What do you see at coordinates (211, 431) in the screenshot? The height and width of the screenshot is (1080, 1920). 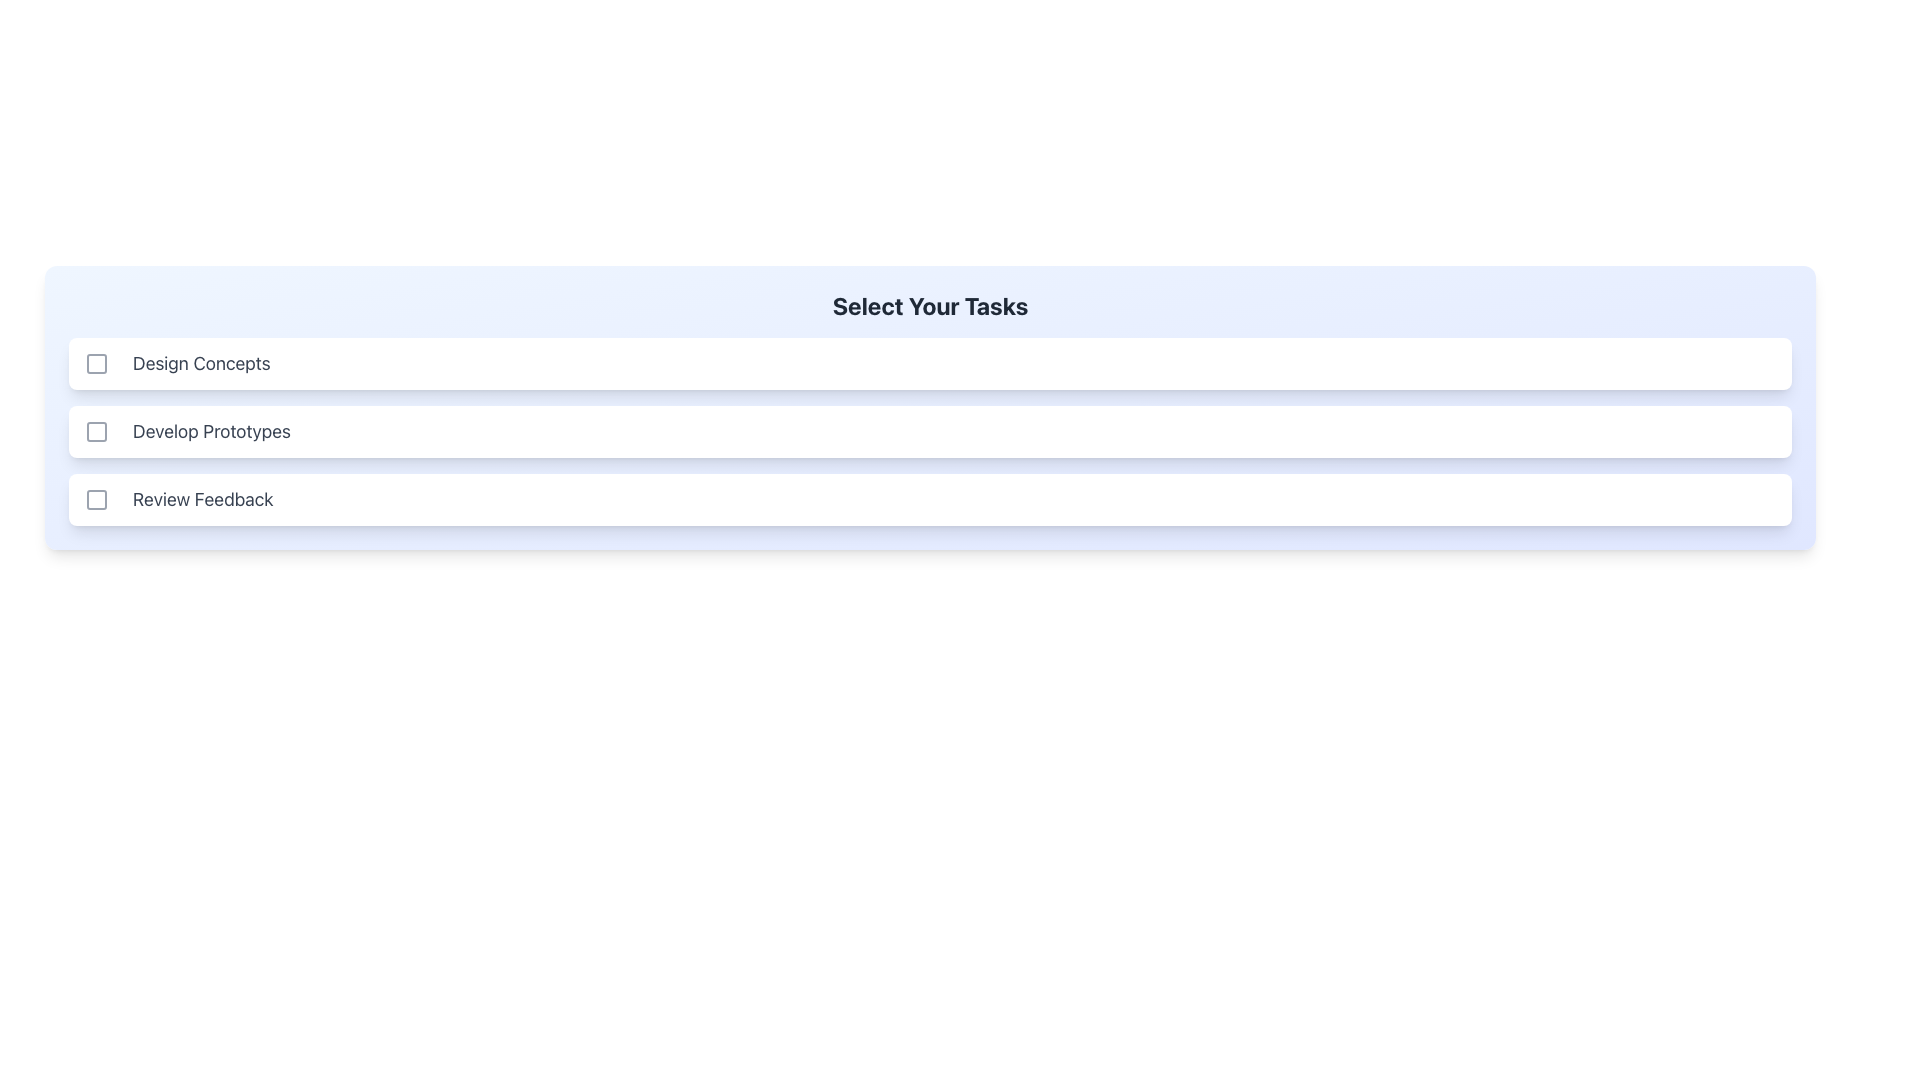 I see `the 'Develop Prototypes' label which is styled with a large font size and light gray text, located below 'Design Concepts' and above 'Review Feedback'` at bounding box center [211, 431].